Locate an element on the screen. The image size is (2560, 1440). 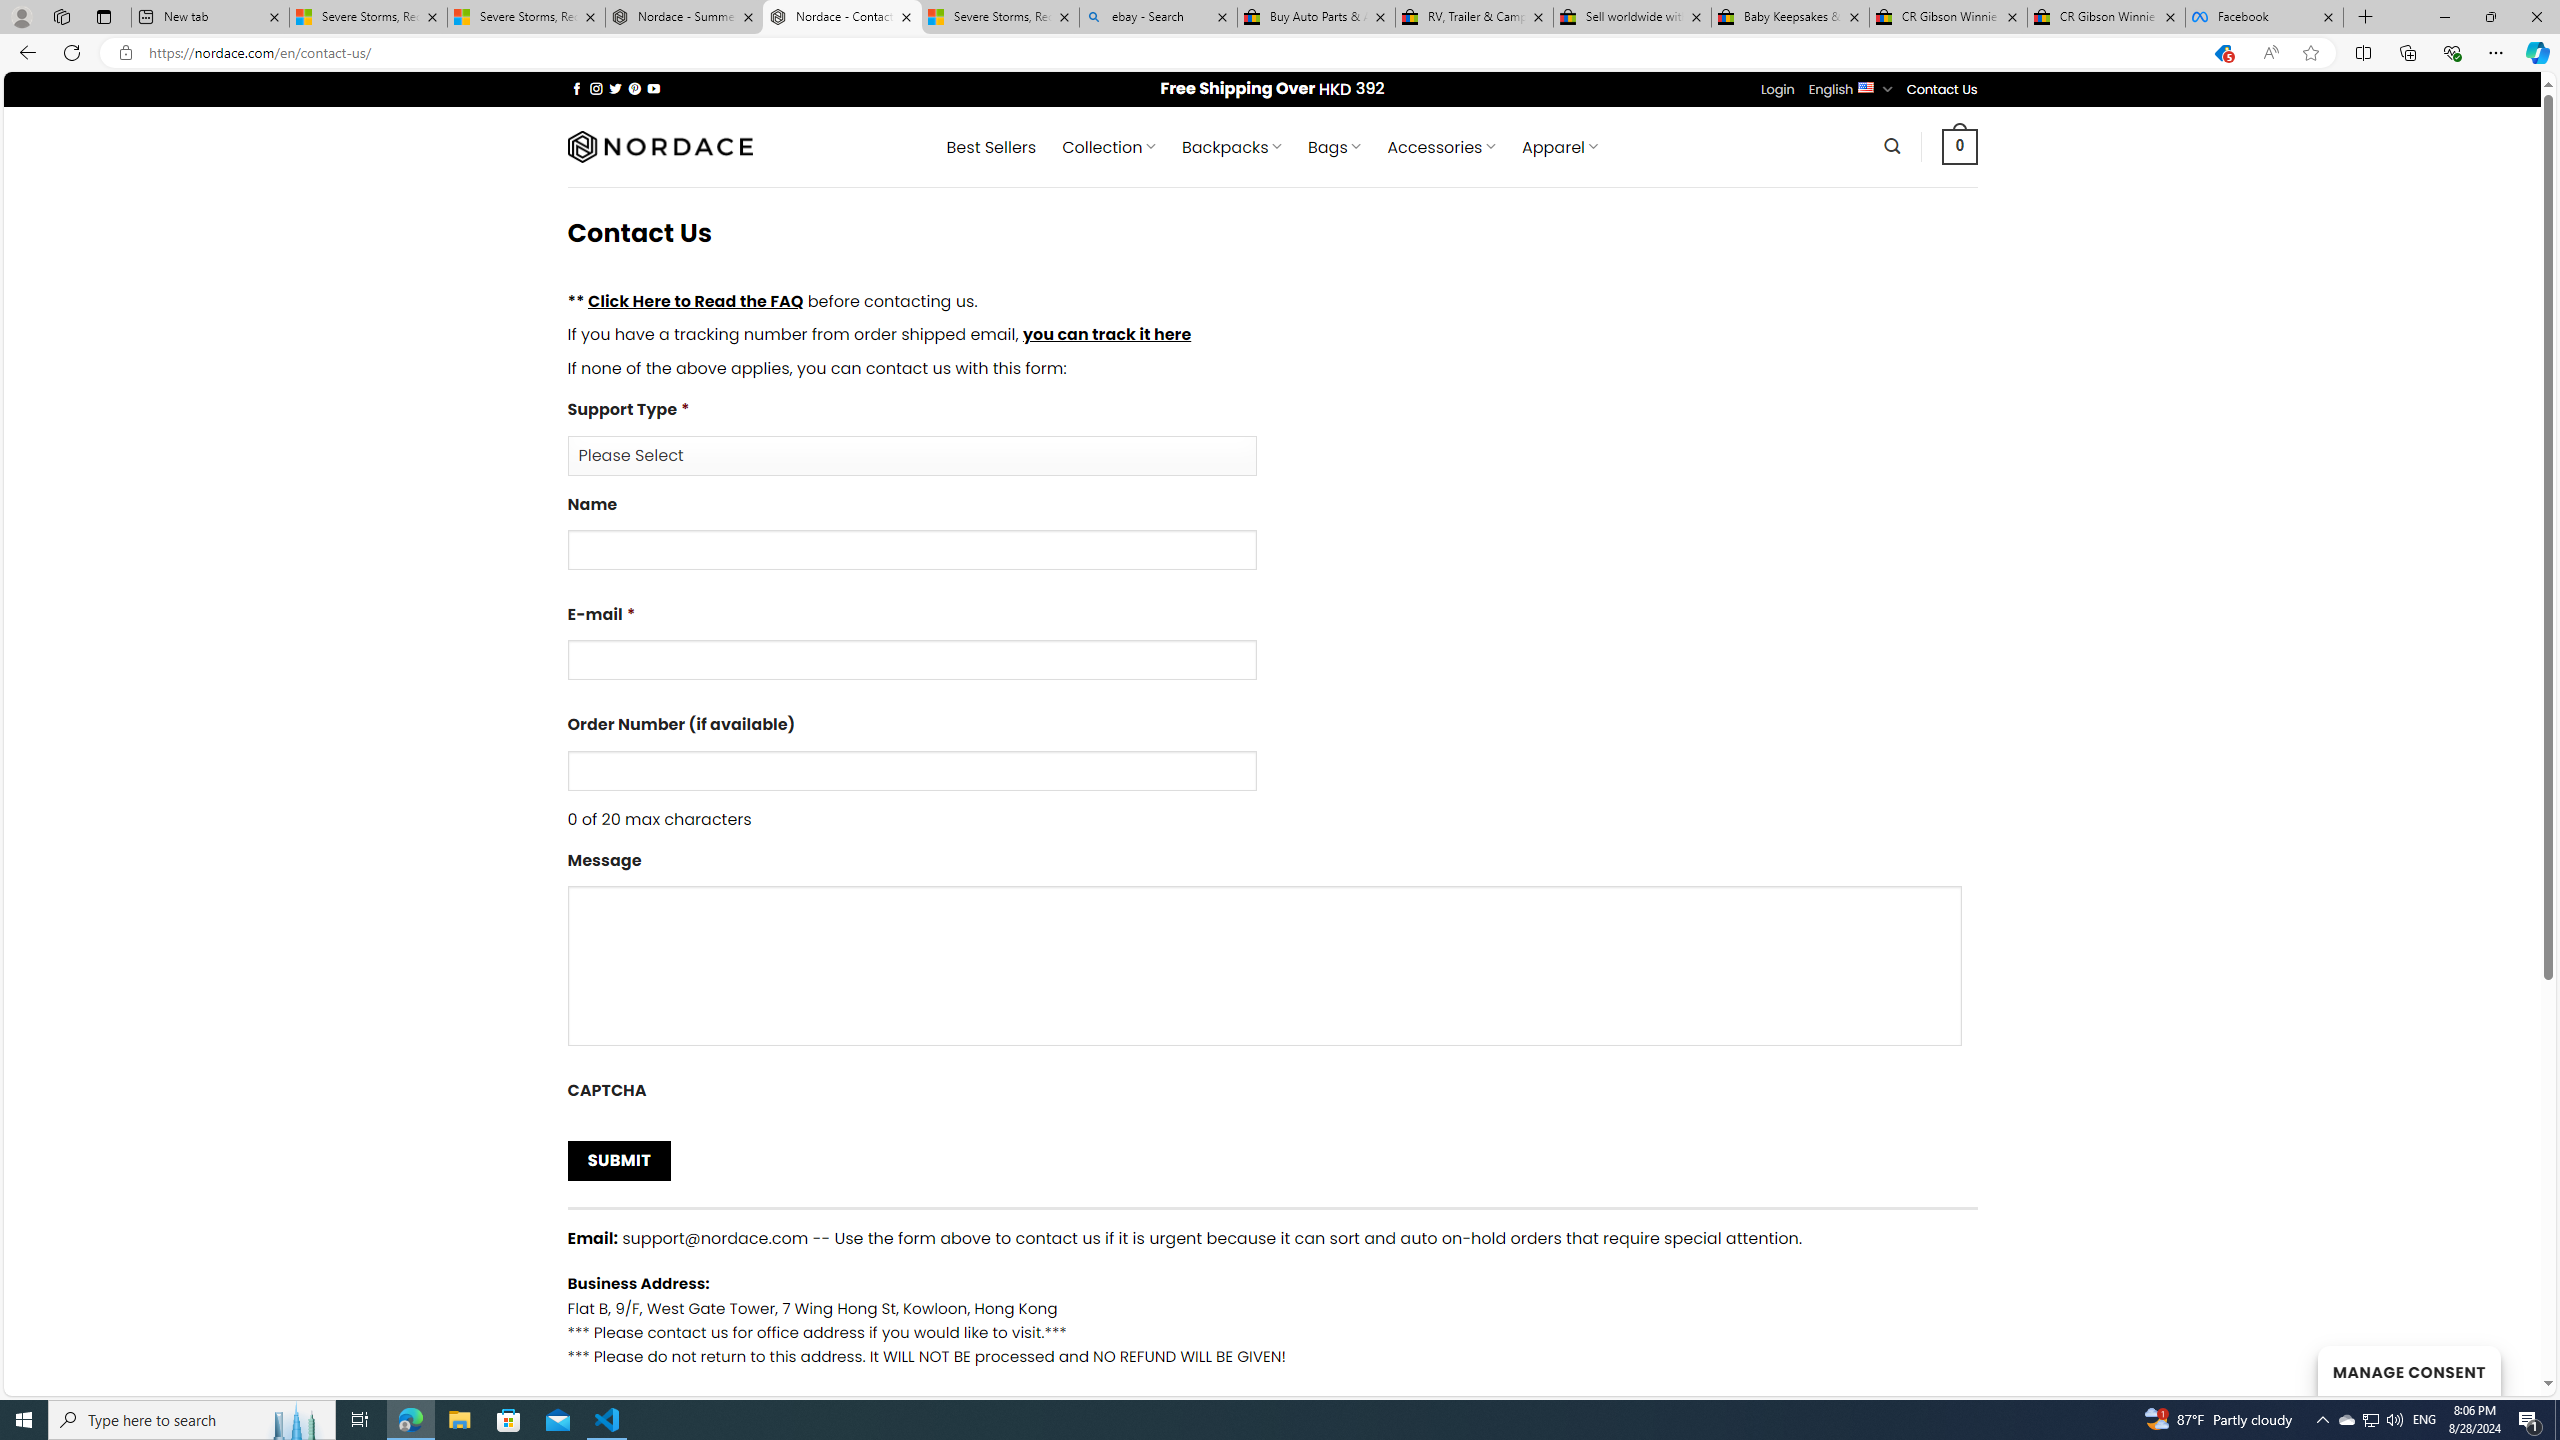
'MANAGE CONSENT' is located at coordinates (2408, 1370).